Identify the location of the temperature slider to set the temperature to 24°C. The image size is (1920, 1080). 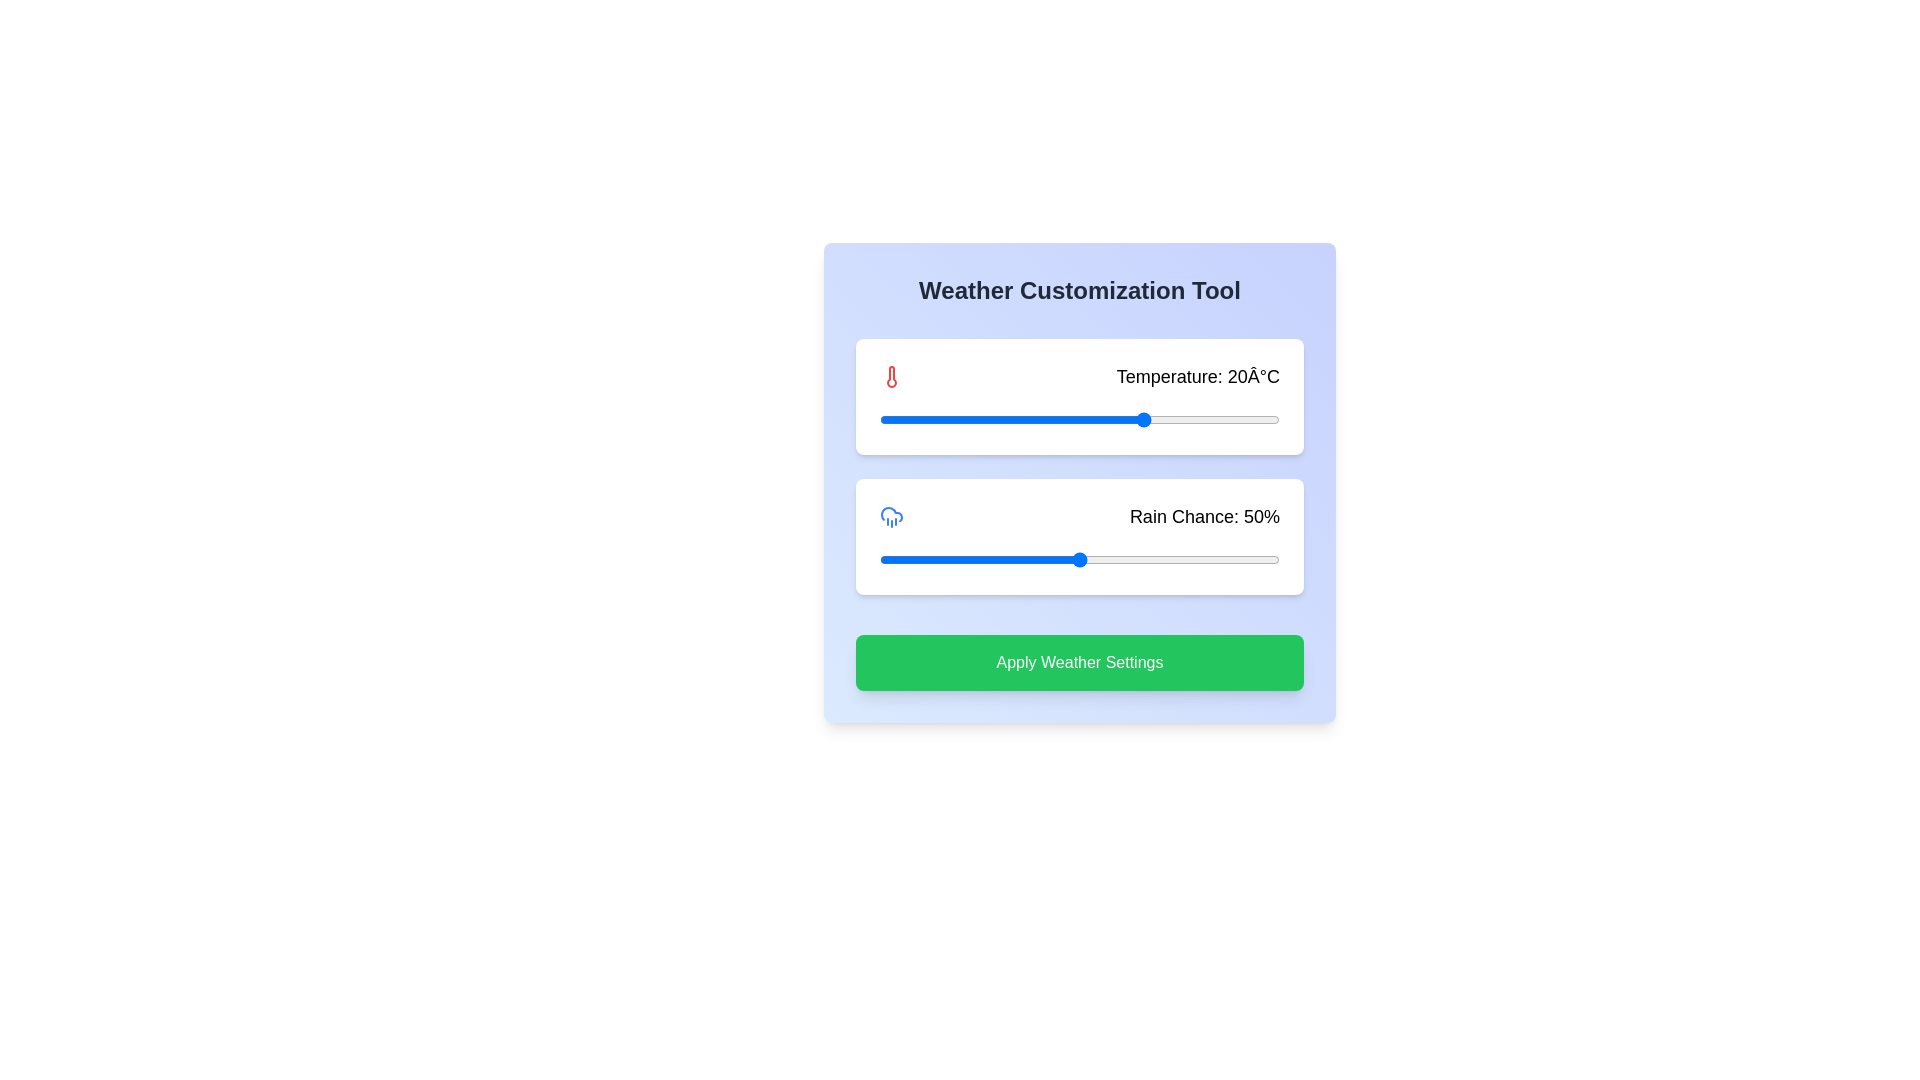
(1173, 419).